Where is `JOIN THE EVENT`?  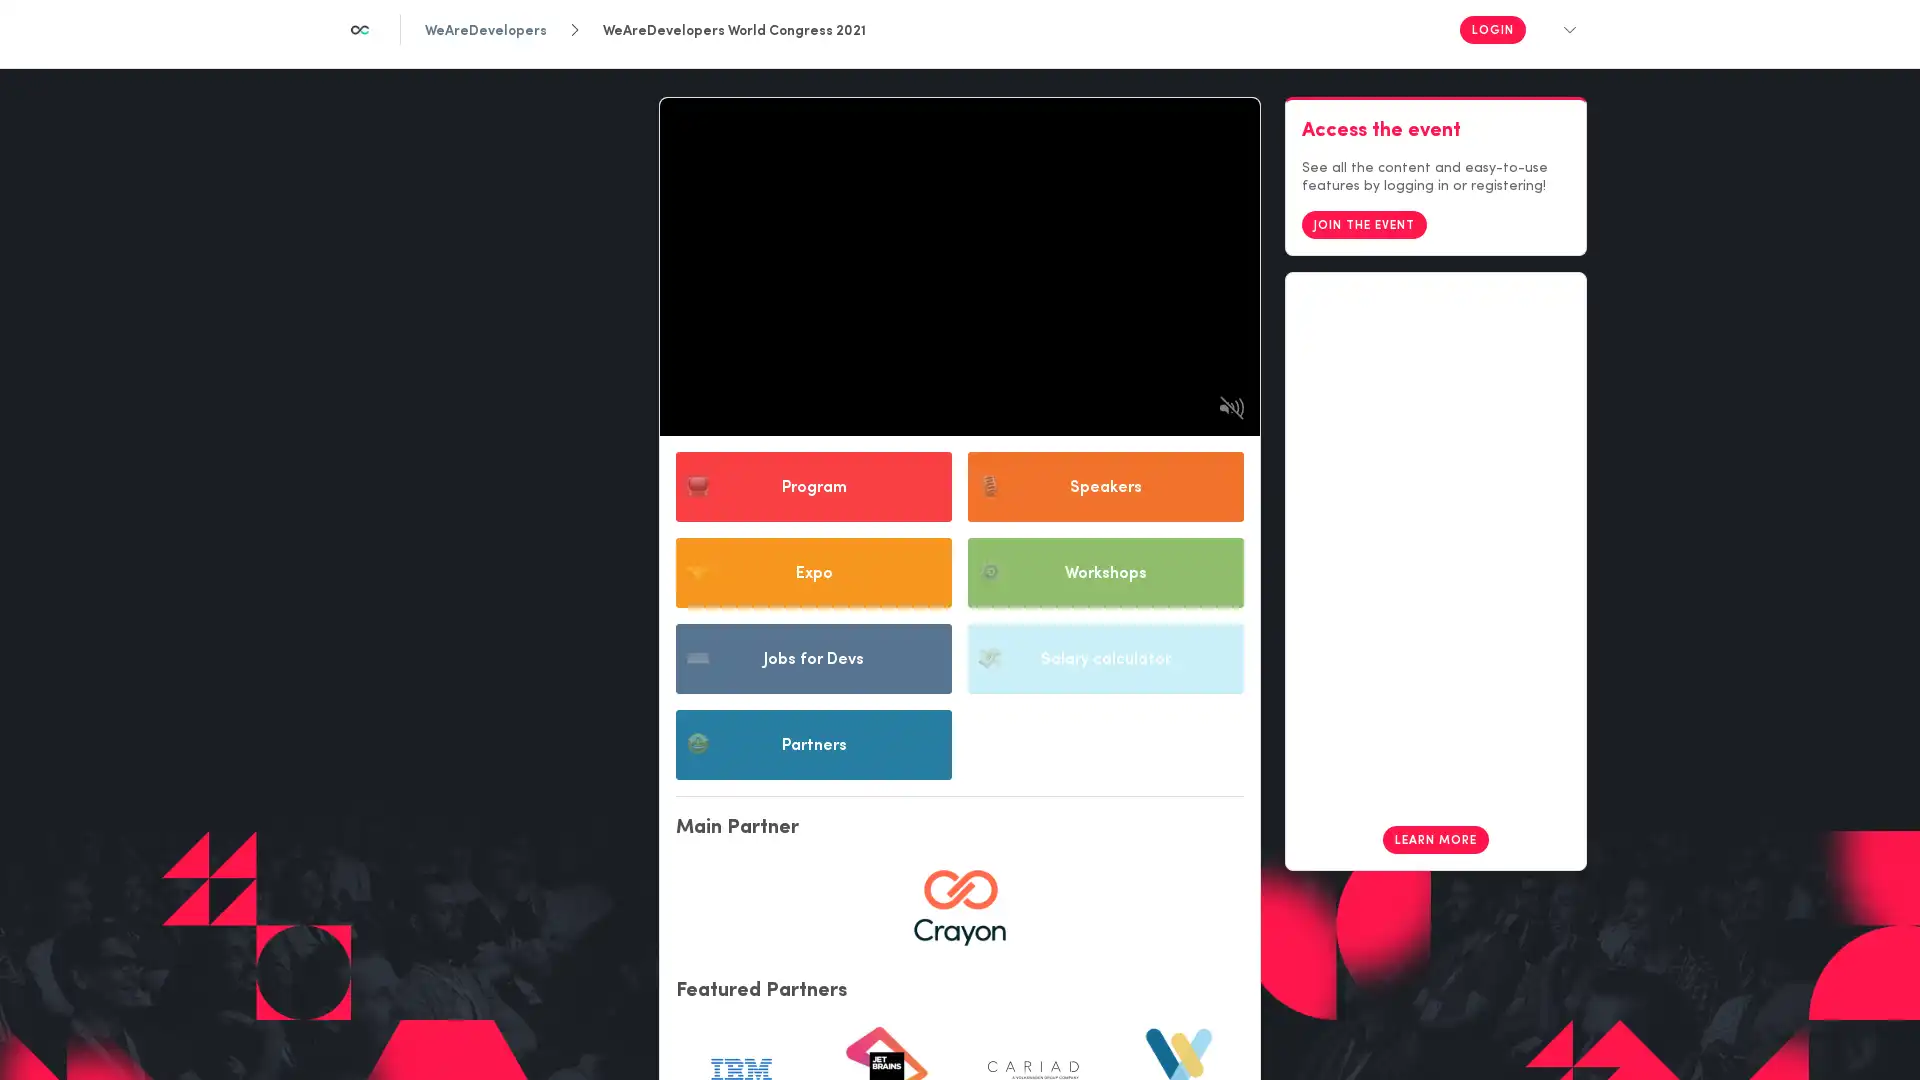 JOIN THE EVENT is located at coordinates (1363, 260).